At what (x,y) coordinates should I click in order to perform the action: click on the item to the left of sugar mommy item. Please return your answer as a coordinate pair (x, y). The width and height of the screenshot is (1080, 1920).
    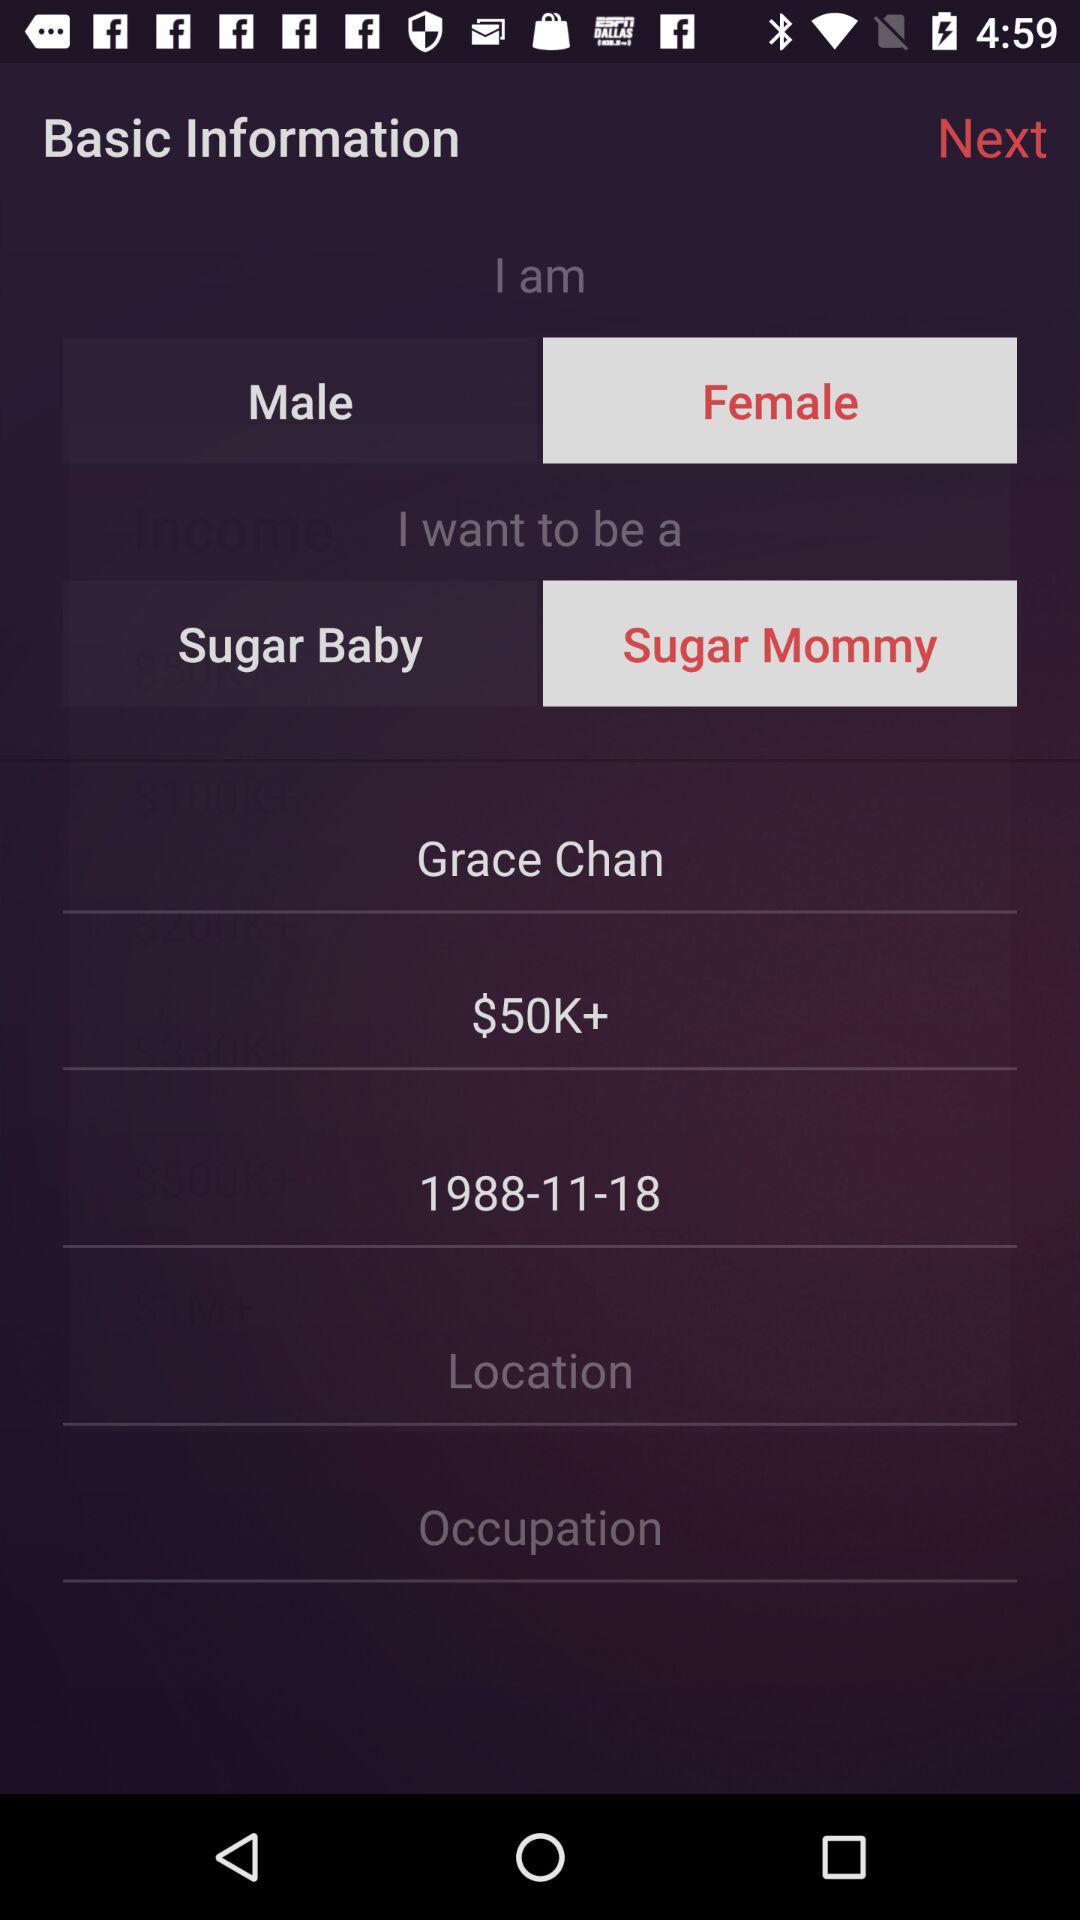
    Looking at the image, I should click on (300, 643).